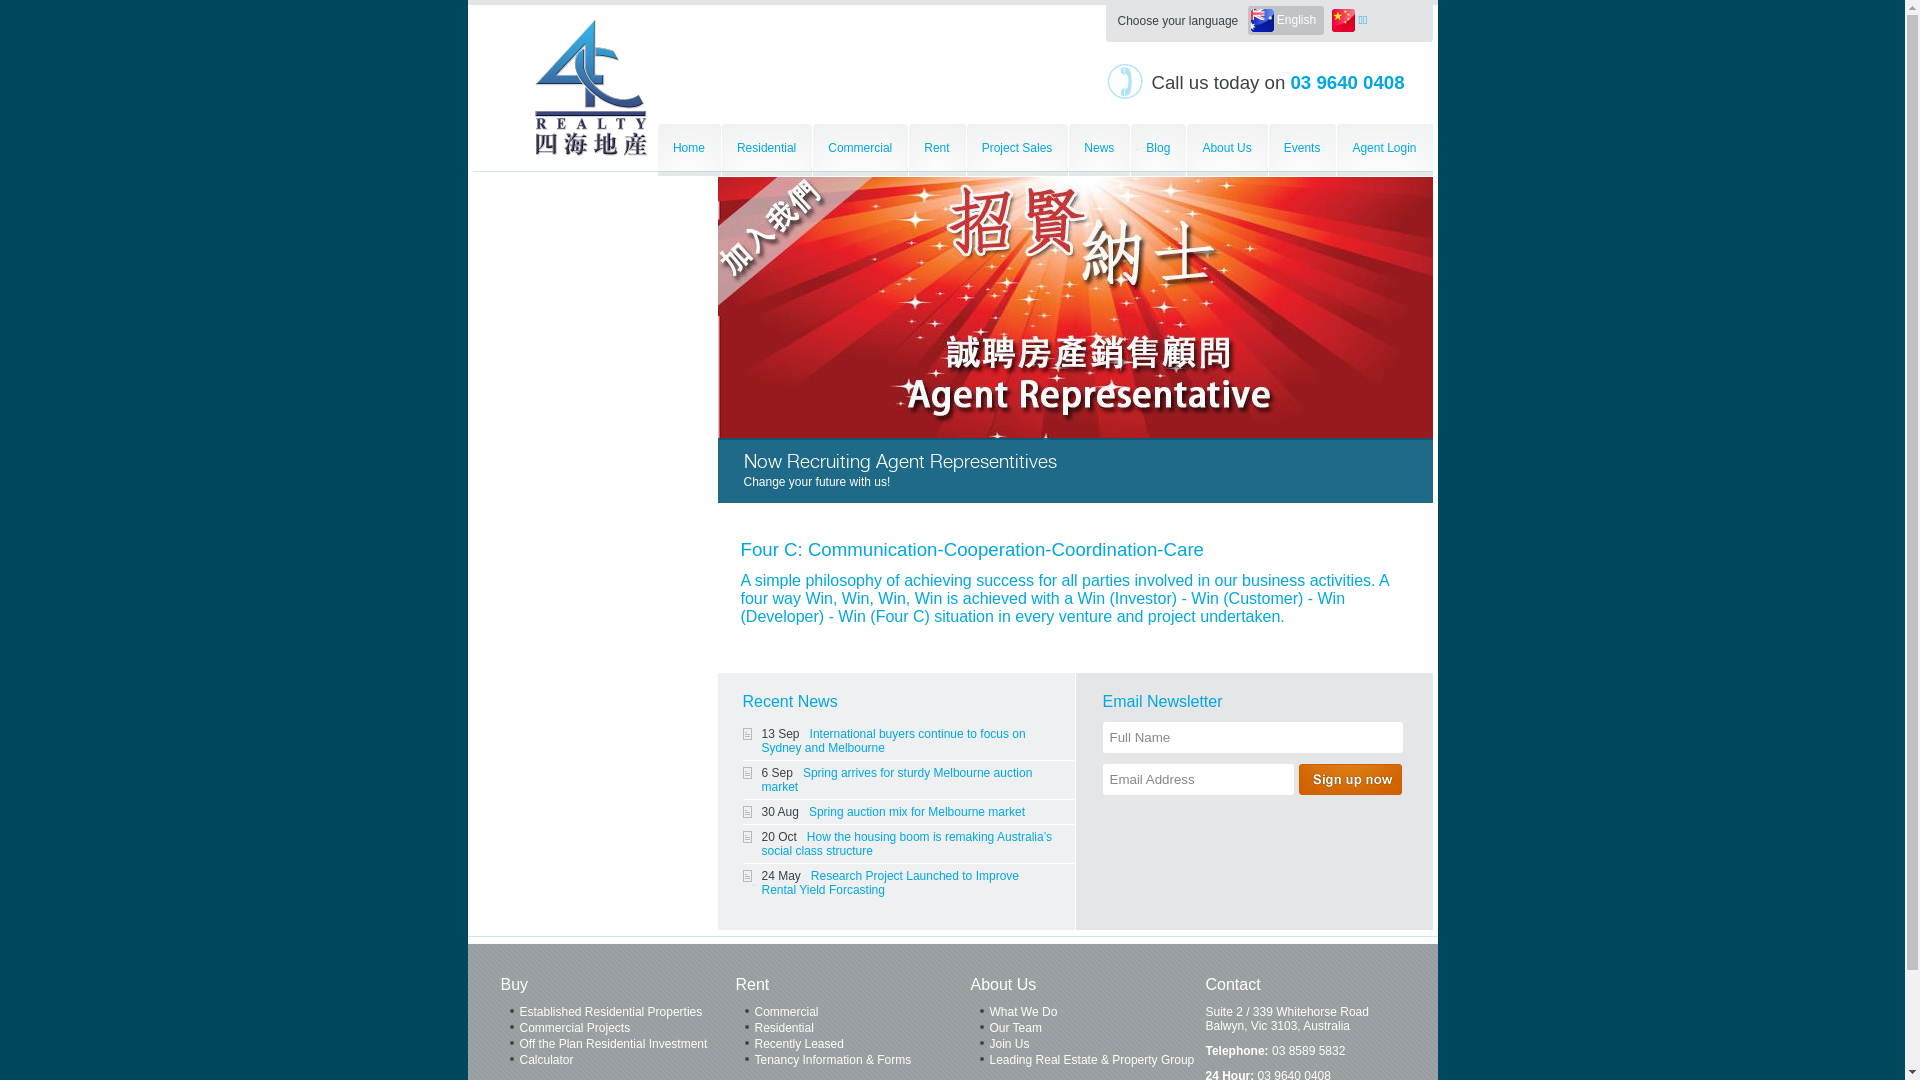  What do you see at coordinates (499, 1029) in the screenshot?
I see `'Commercial Projects'` at bounding box center [499, 1029].